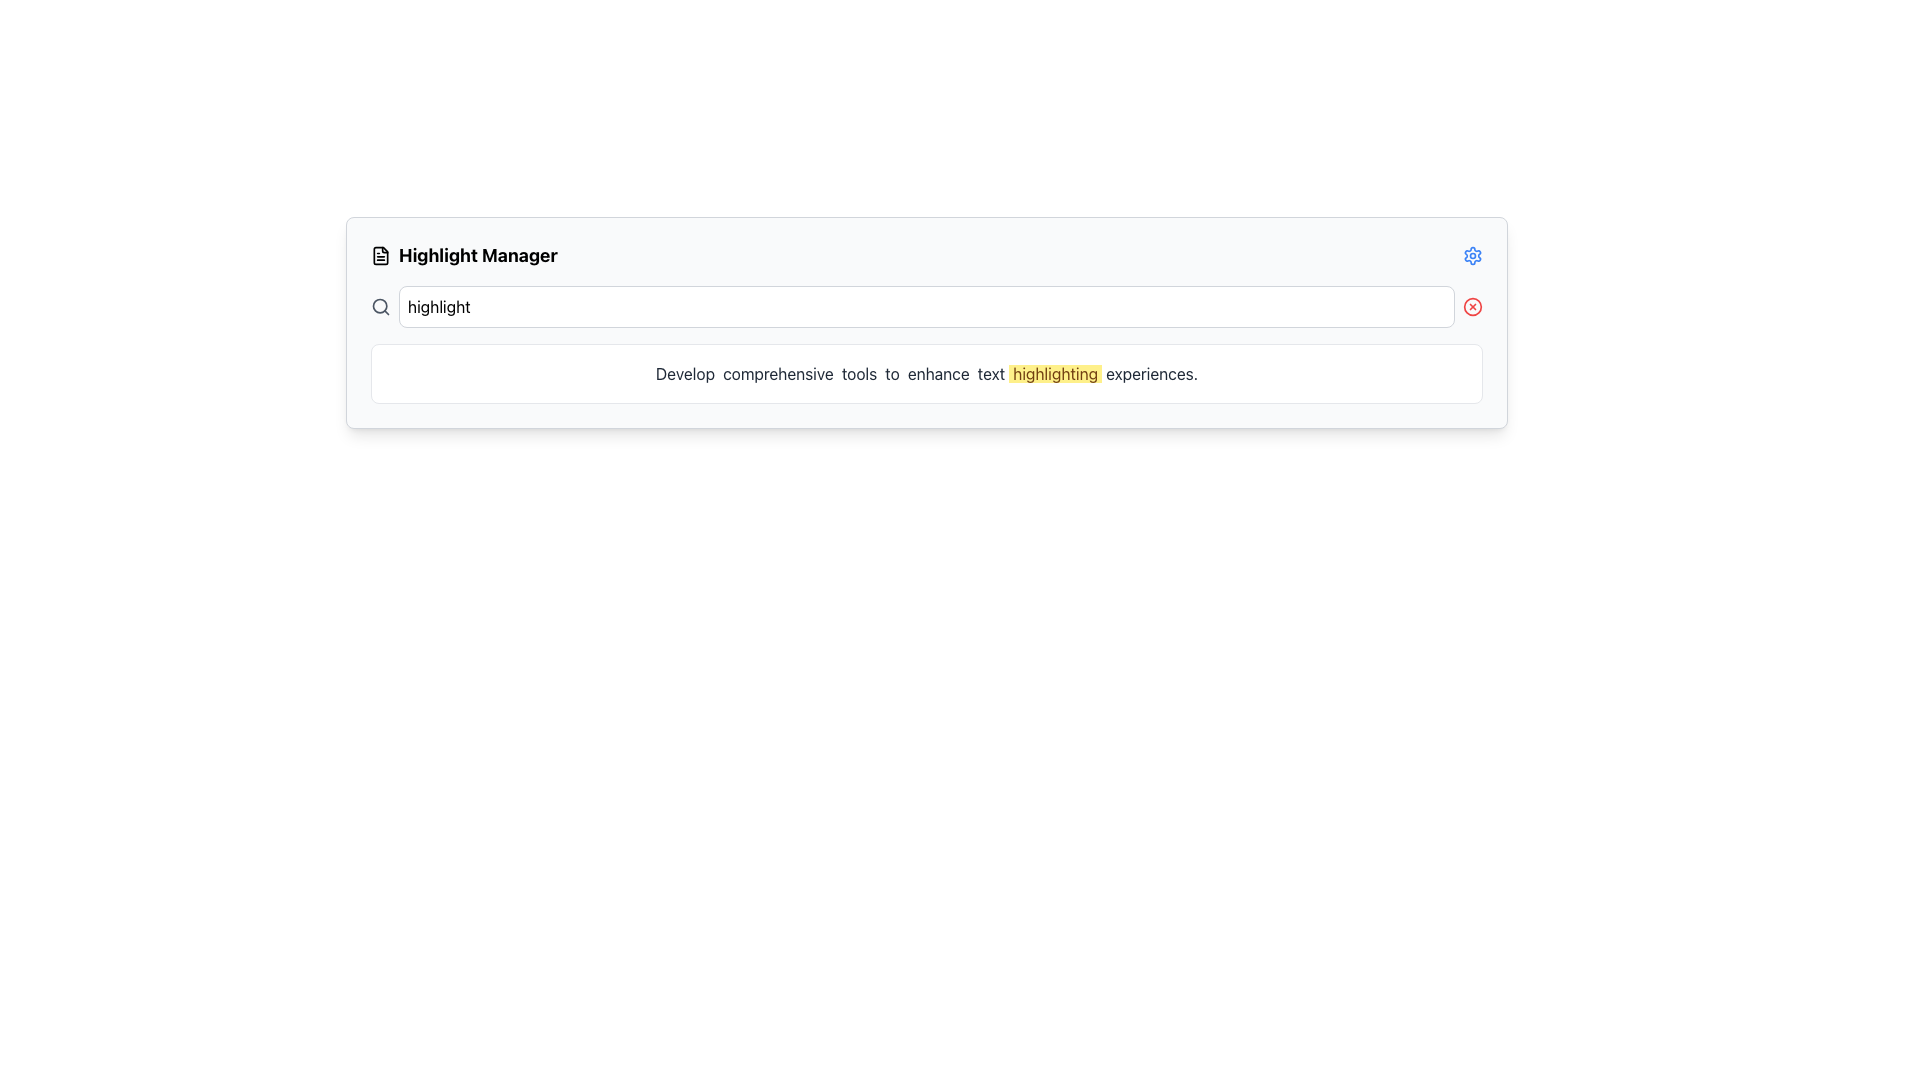 The width and height of the screenshot is (1920, 1080). I want to click on the gear-shaped icon located, so click(1473, 254).